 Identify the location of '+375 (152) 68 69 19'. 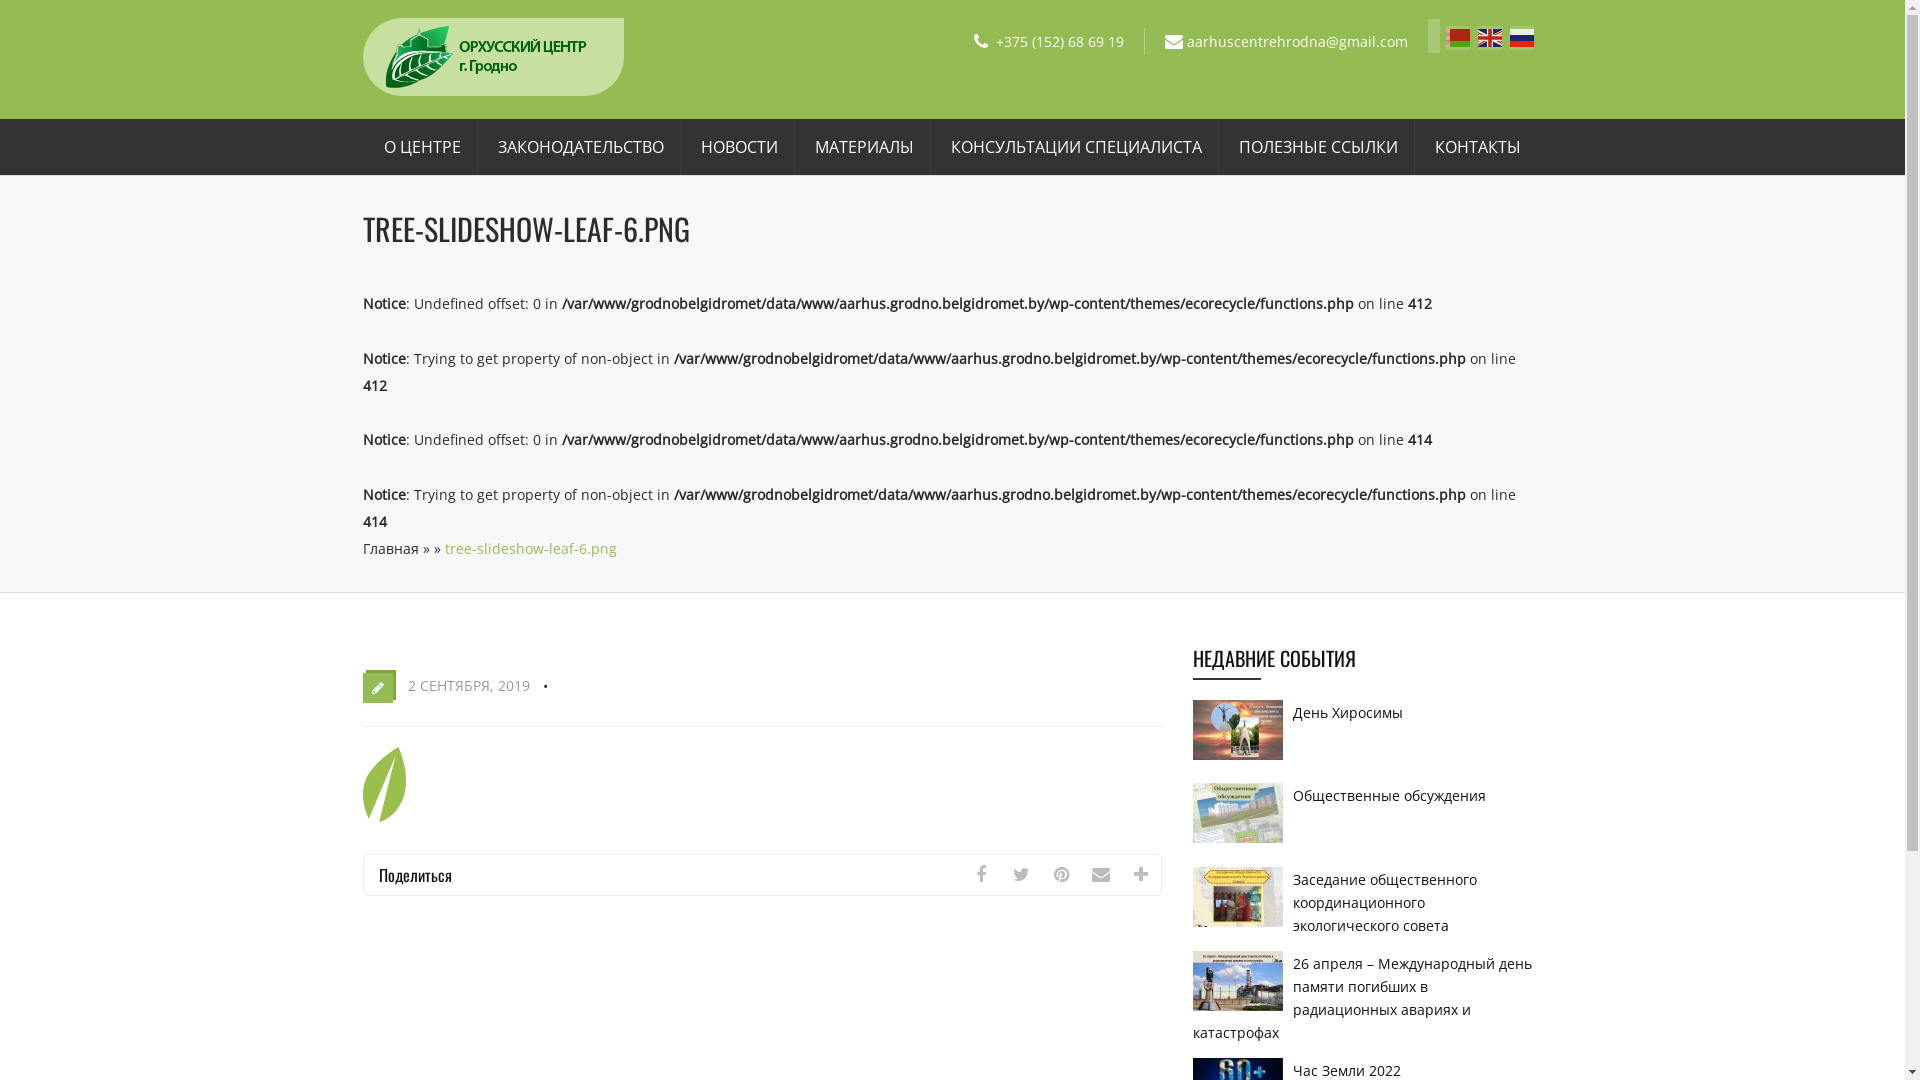
(996, 41).